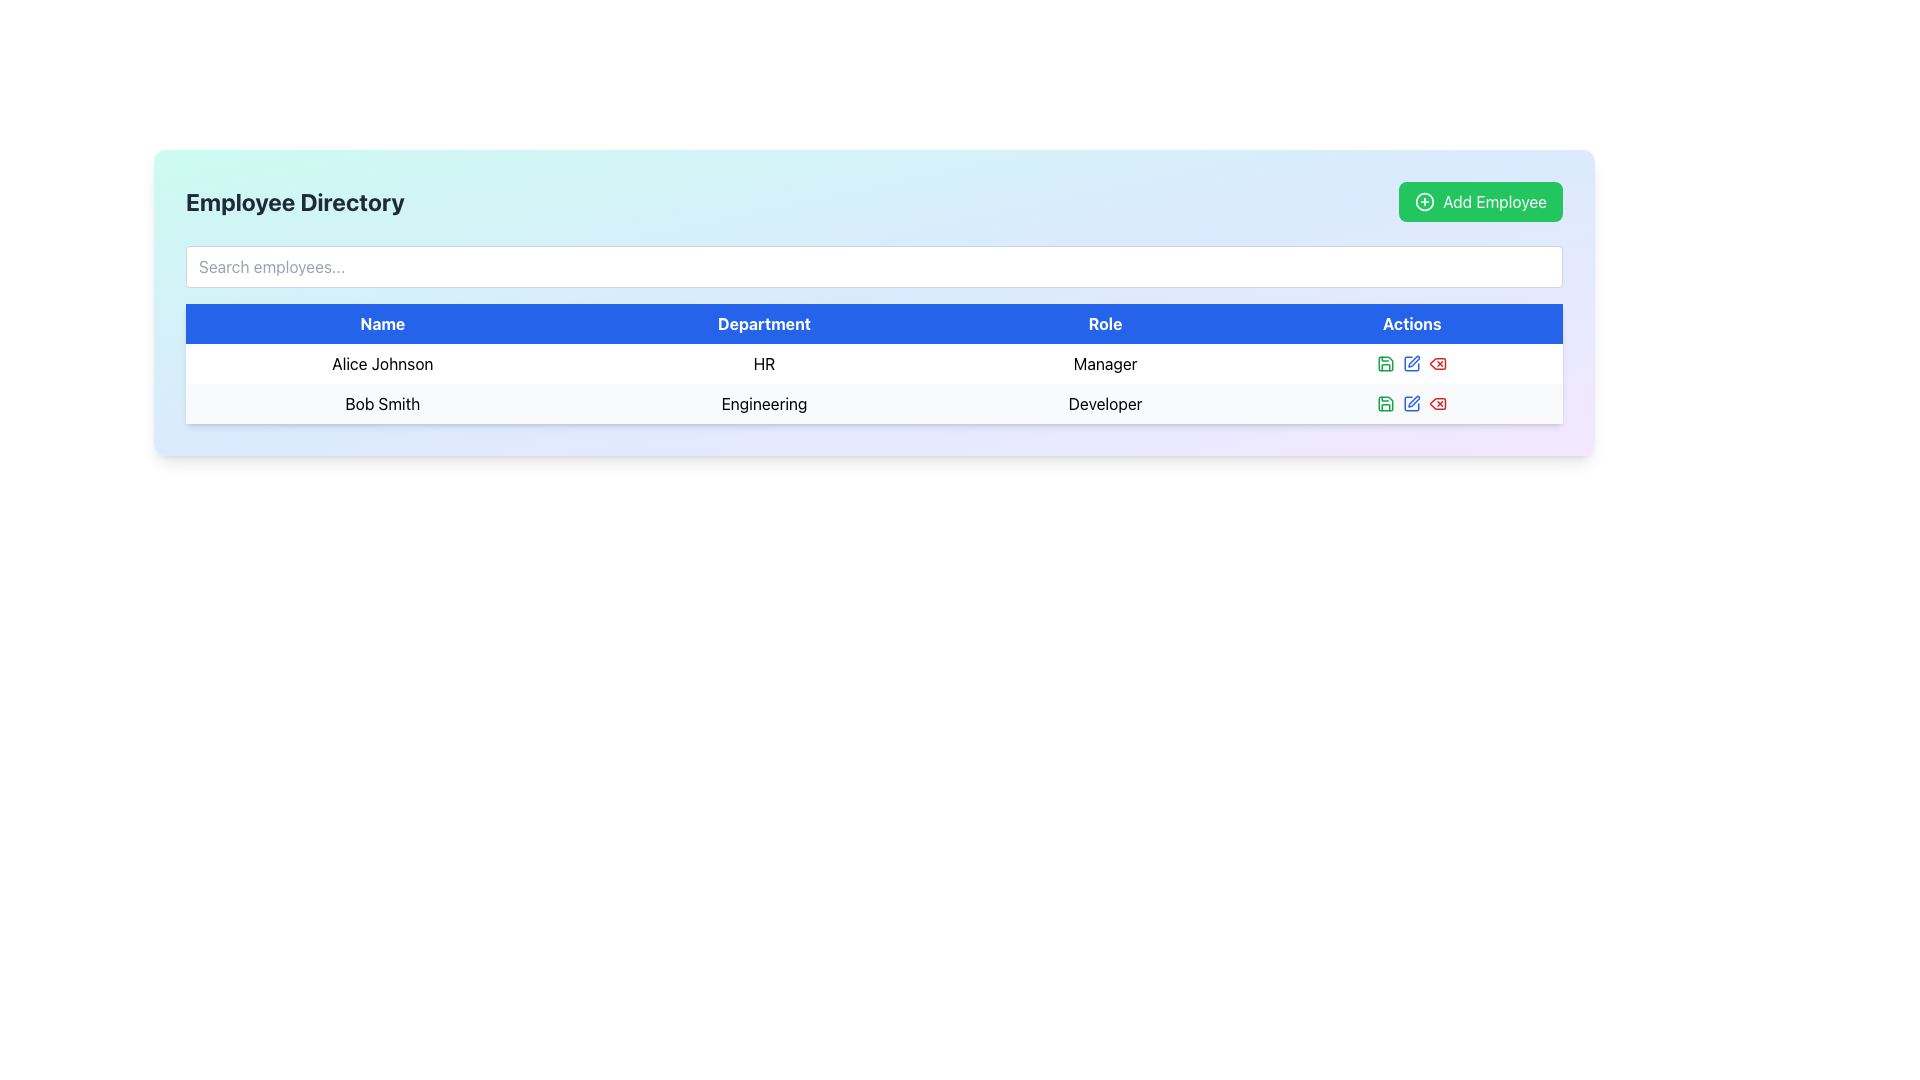  I want to click on the Text Label indicating the role 'Manager' of Alice Johnson in the Role column of the table, so click(1104, 363).